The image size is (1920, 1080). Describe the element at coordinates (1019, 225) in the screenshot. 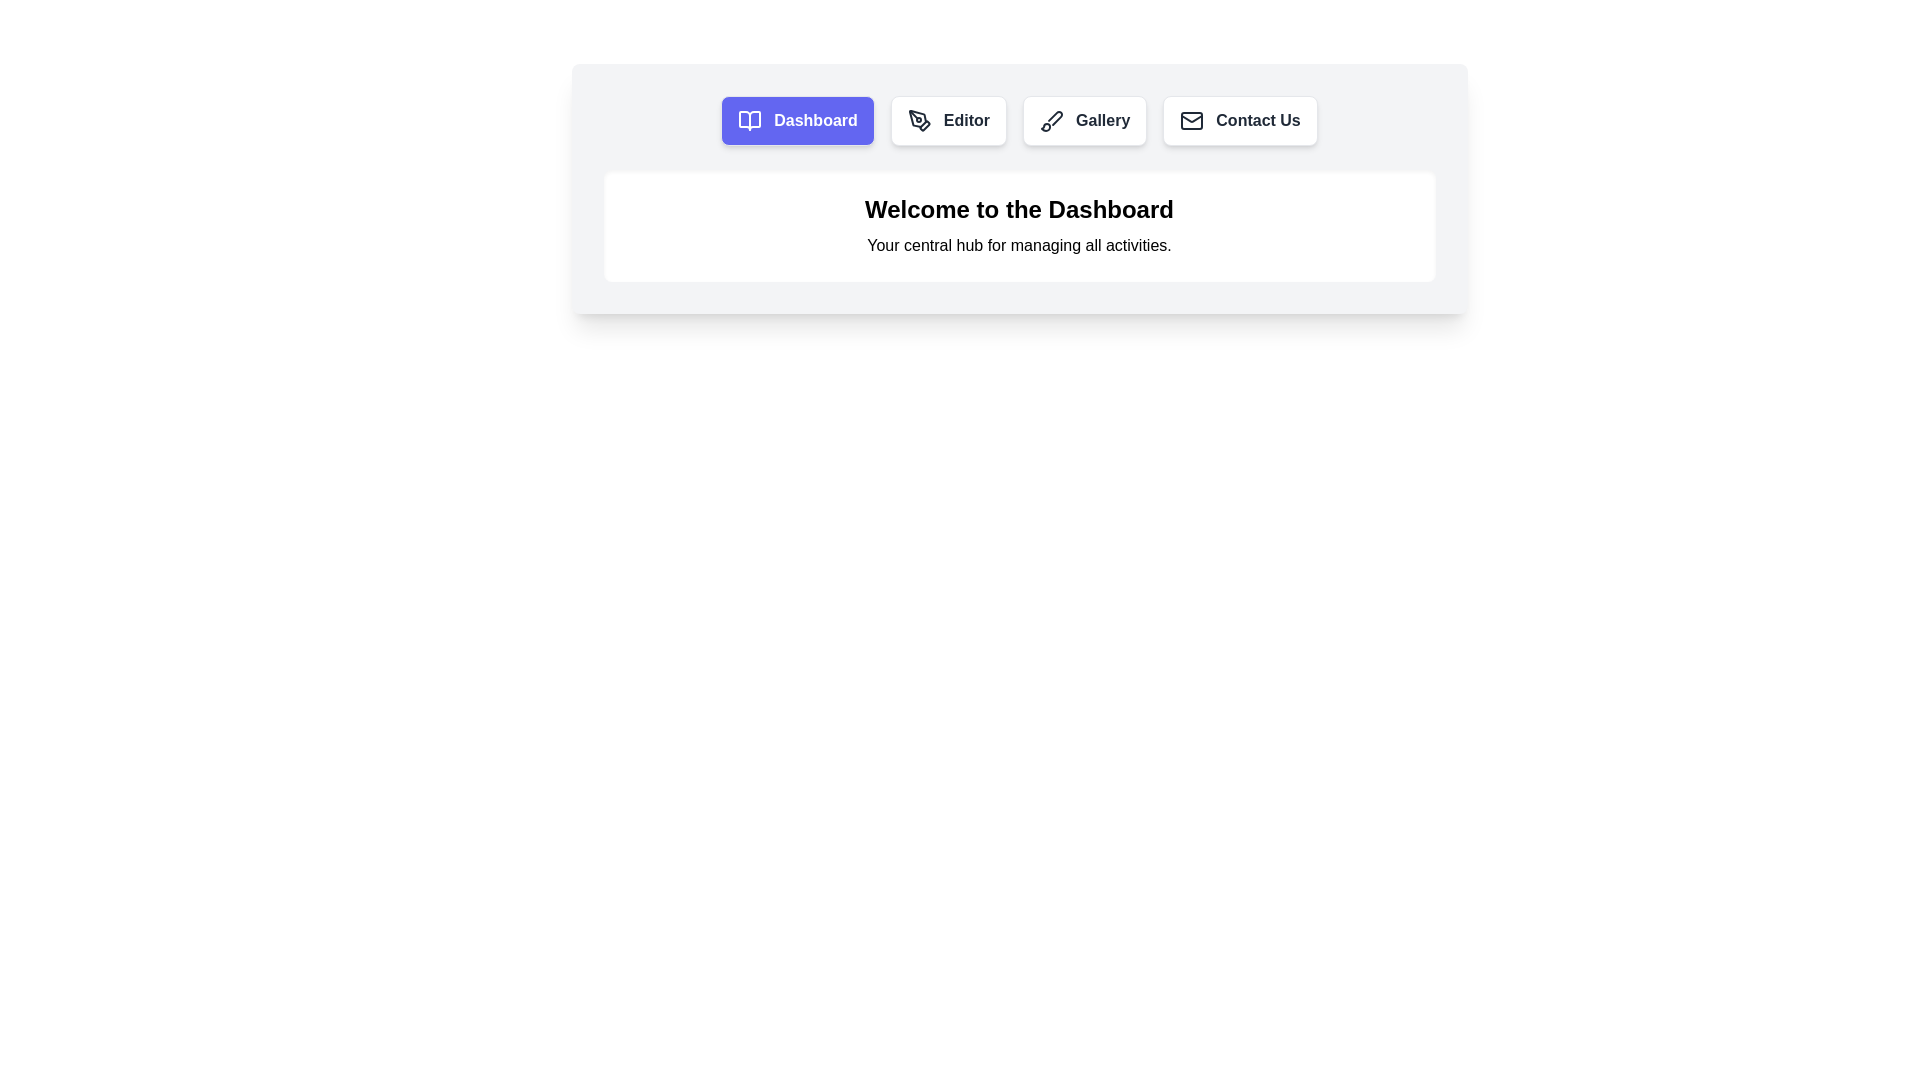

I see `the Informational panel located below the navigation buttons, which serves as an introduction to the dashboard interface` at that location.